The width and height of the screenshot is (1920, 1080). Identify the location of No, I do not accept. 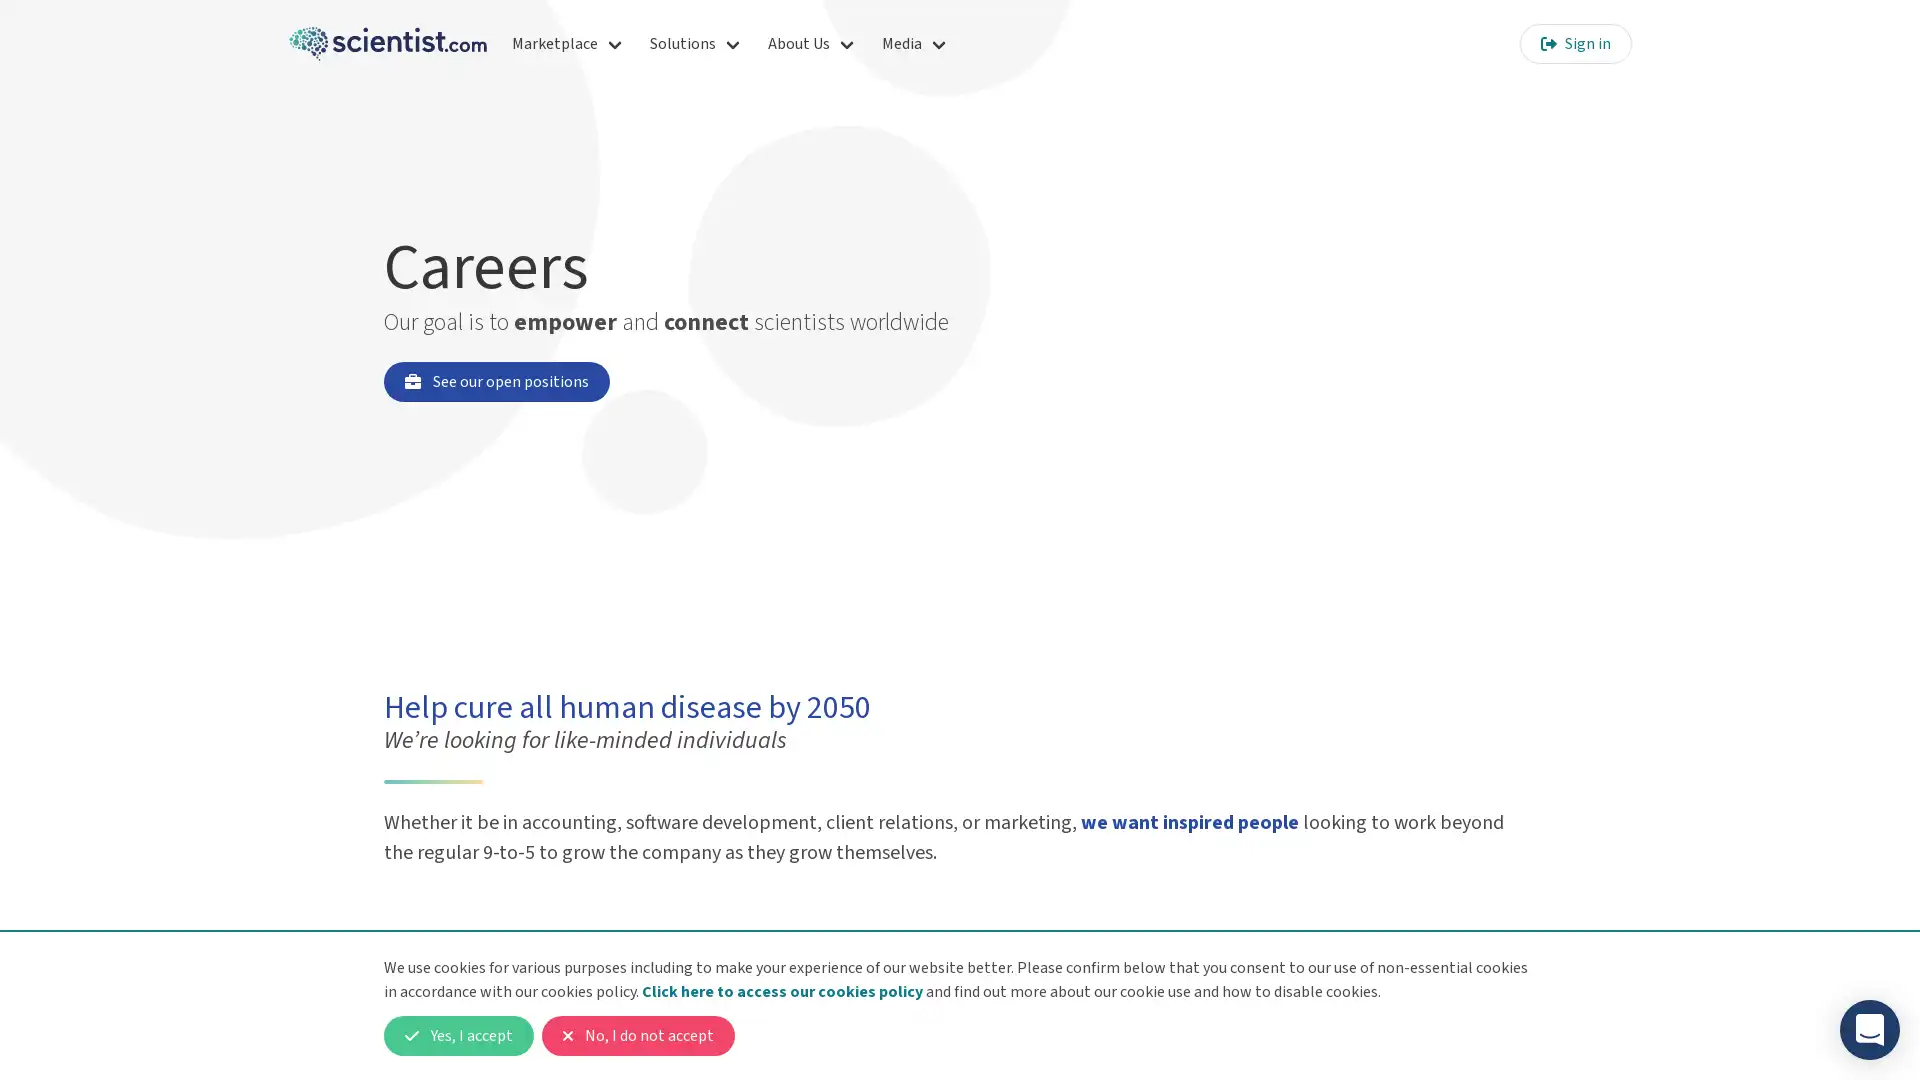
(637, 1035).